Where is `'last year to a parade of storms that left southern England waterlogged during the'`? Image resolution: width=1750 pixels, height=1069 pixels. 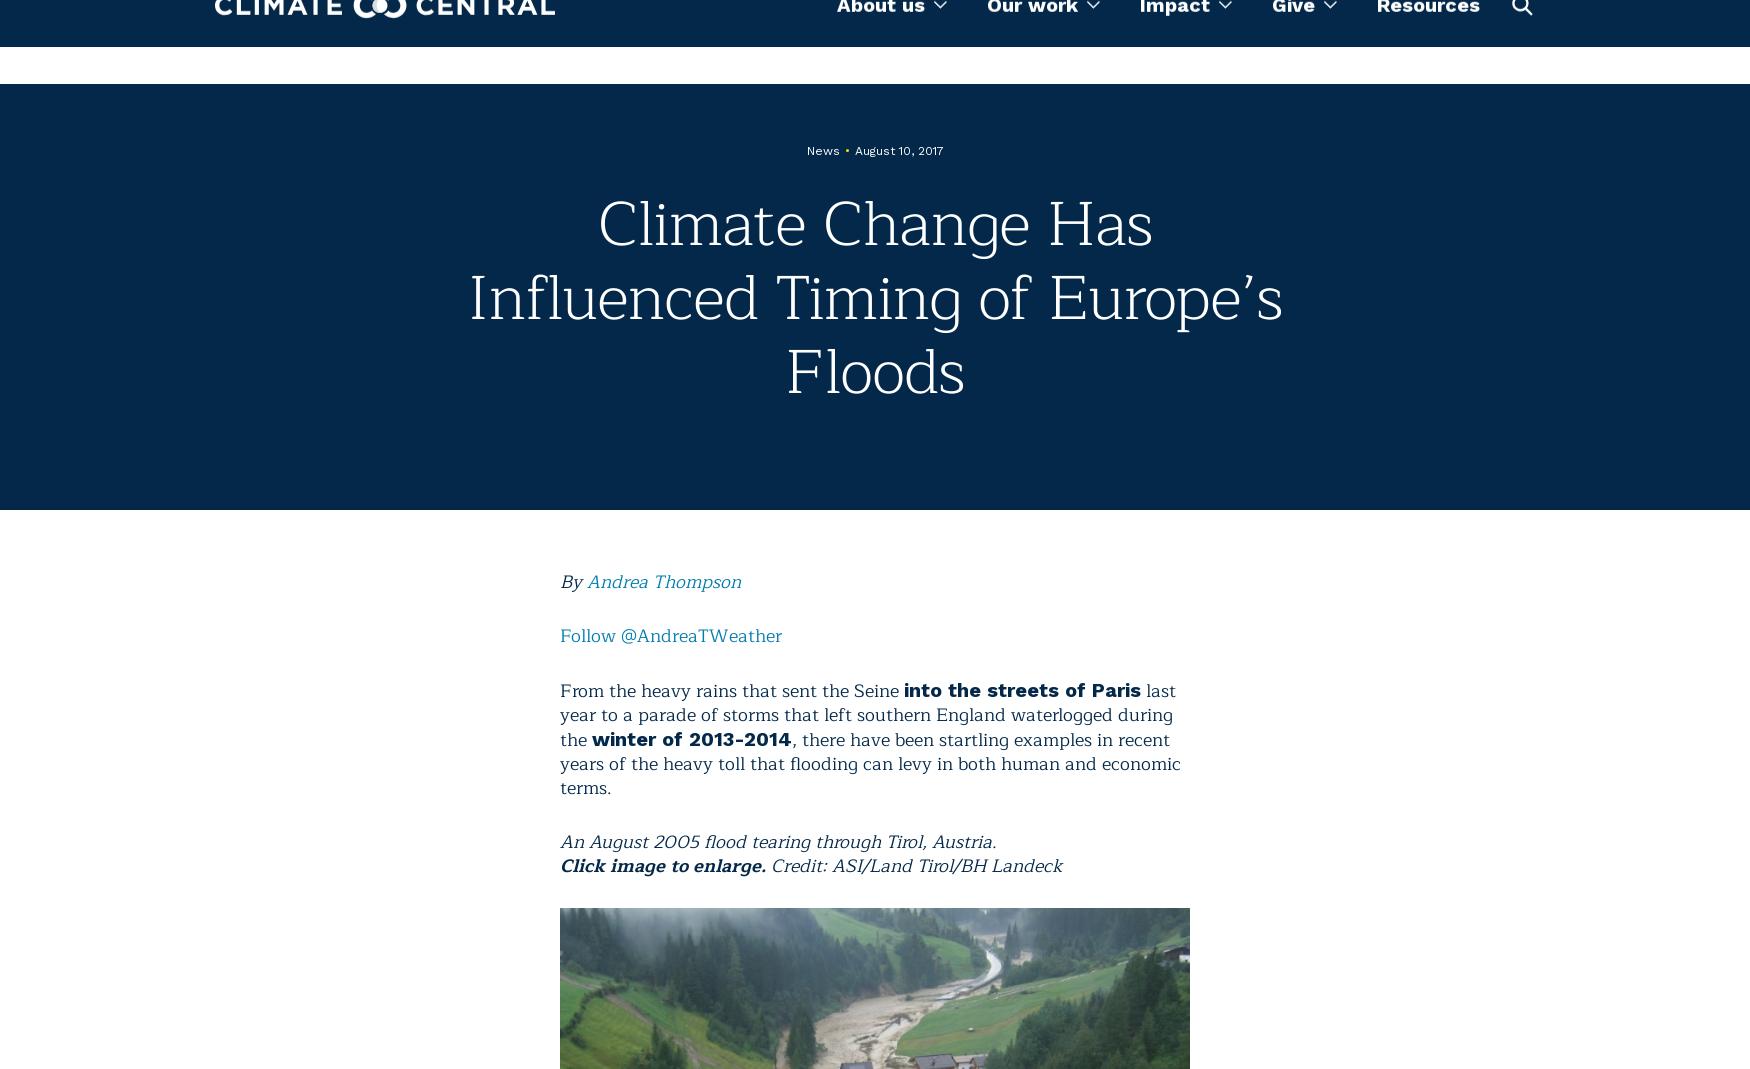 'last year to a parade of storms that left southern England waterlogged during the' is located at coordinates (559, 714).